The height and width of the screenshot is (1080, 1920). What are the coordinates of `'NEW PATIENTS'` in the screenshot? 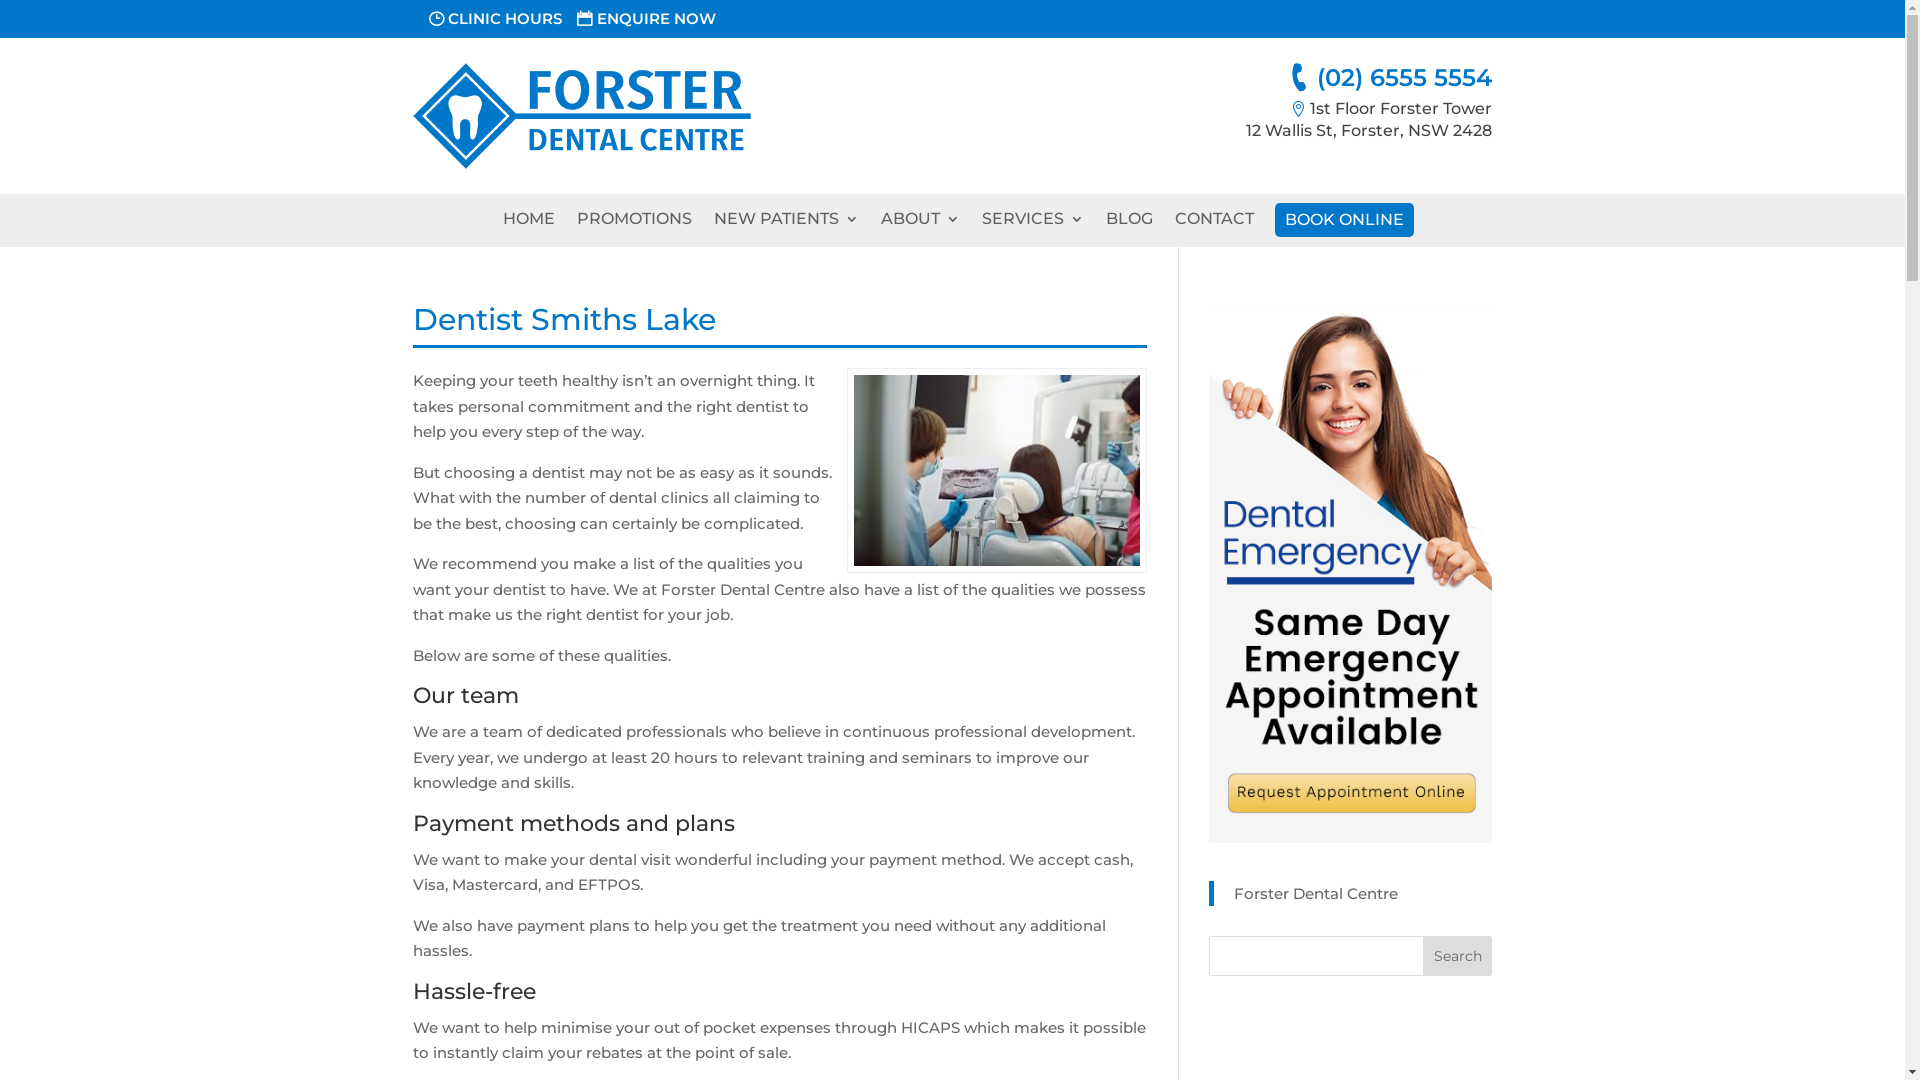 It's located at (785, 224).